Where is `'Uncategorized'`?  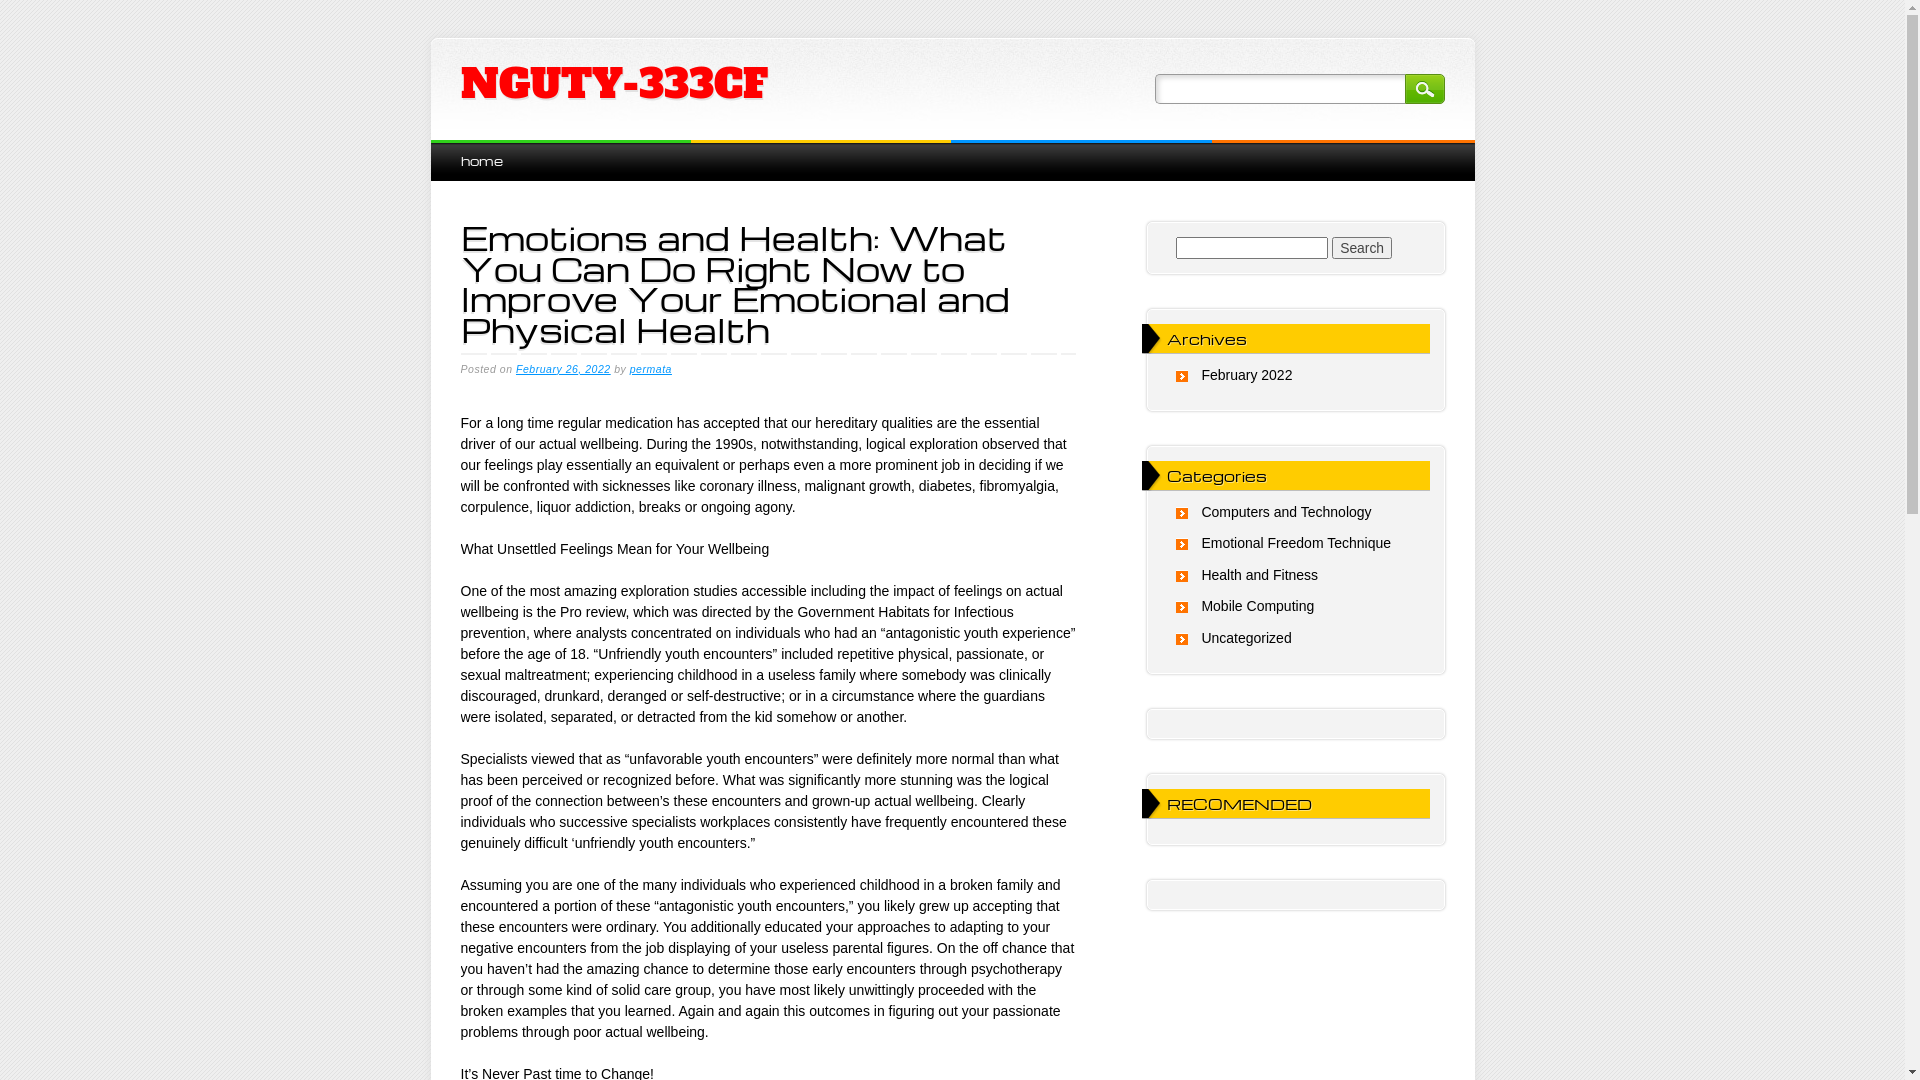 'Uncategorized' is located at coordinates (1245, 637).